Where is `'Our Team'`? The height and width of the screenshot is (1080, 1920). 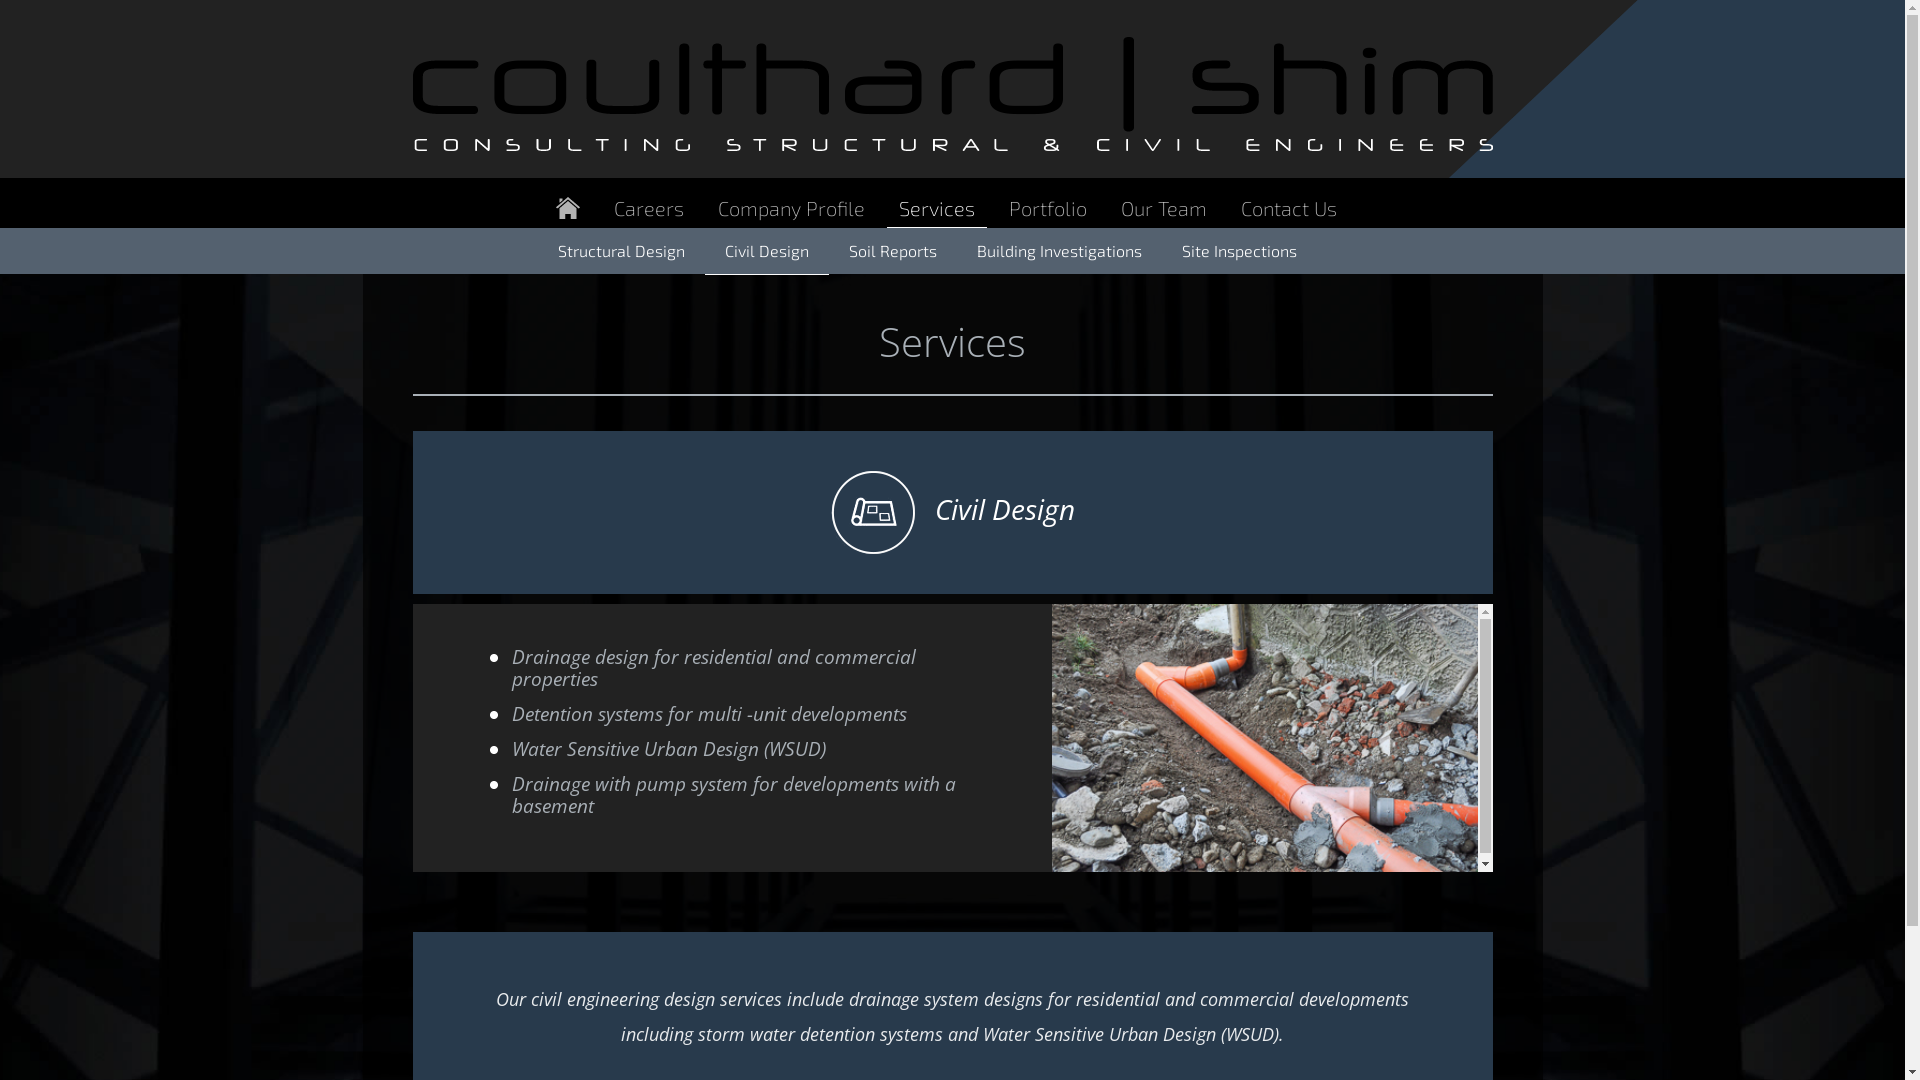
'Our Team' is located at coordinates (1162, 208).